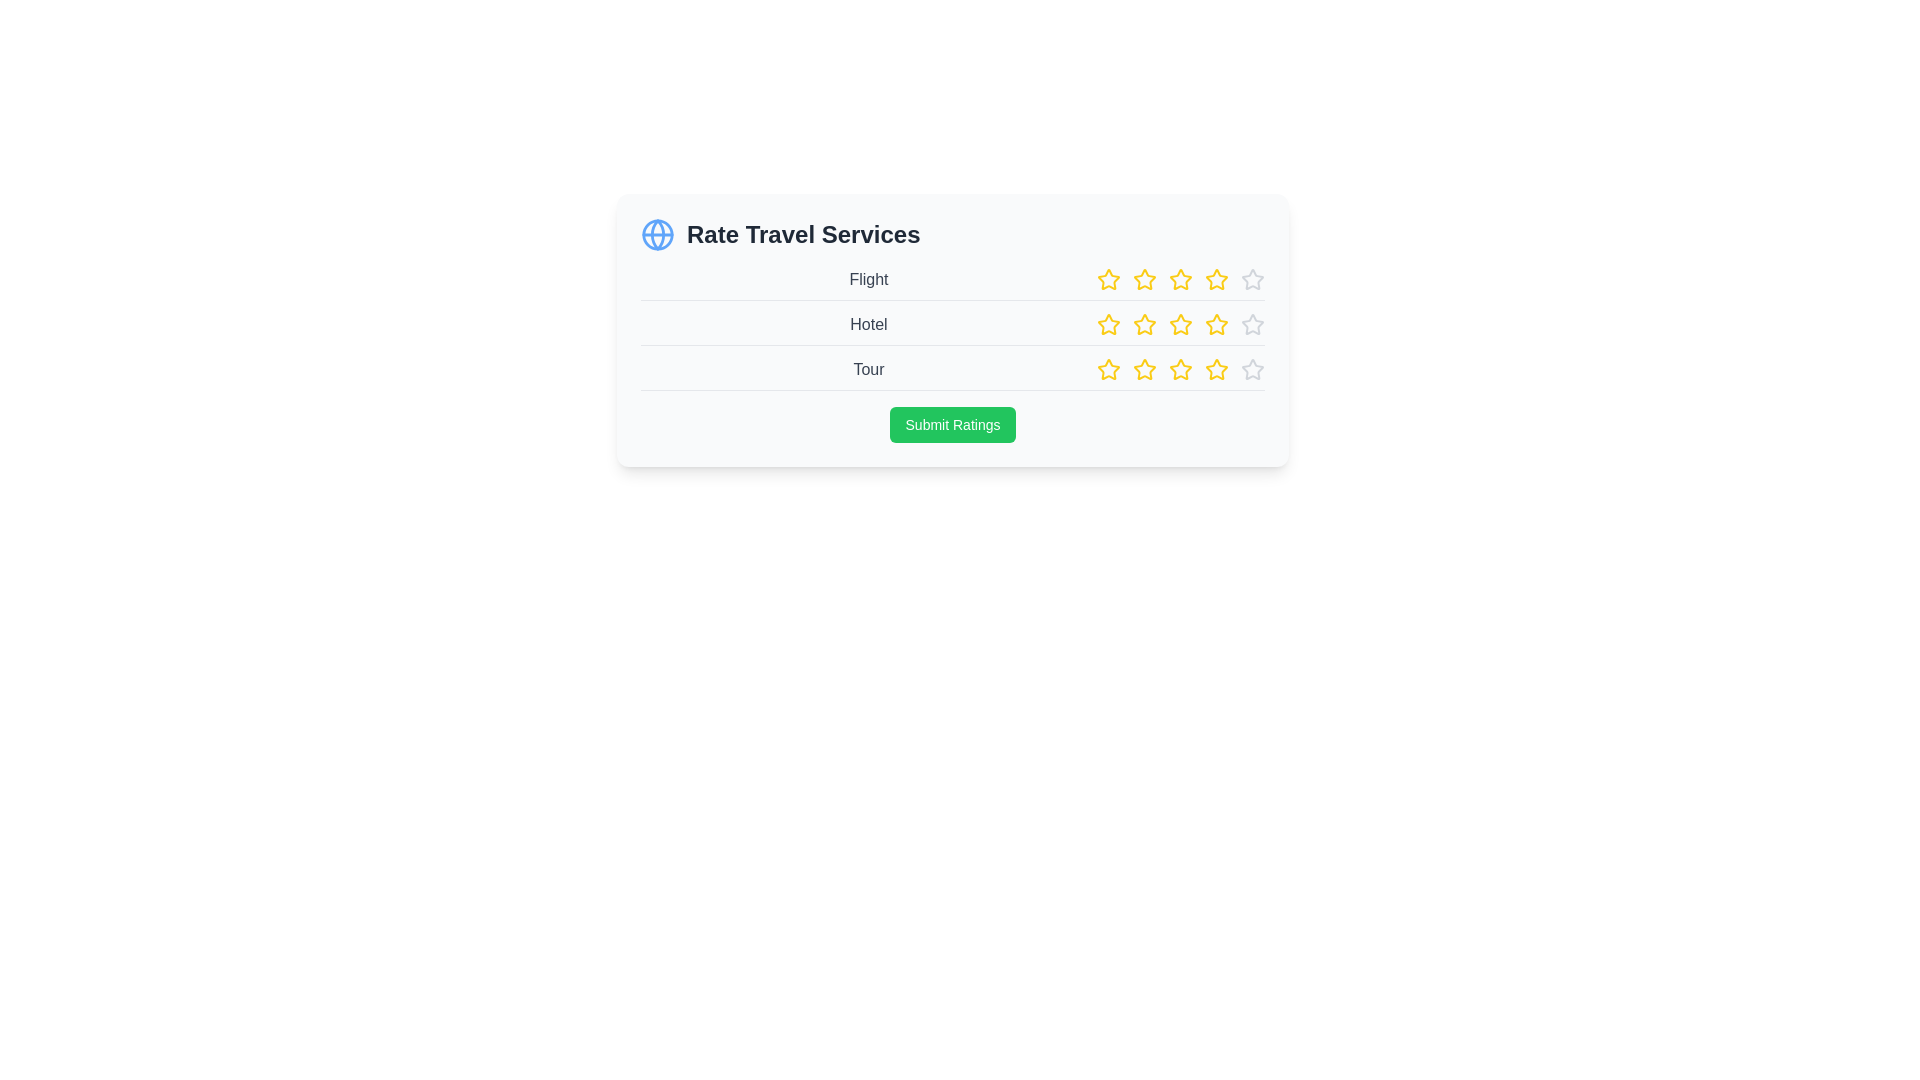  Describe the element at coordinates (1251, 280) in the screenshot. I see `the fifth star icon in the rating row labeled 'Flight' to assign a fifth rating` at that location.